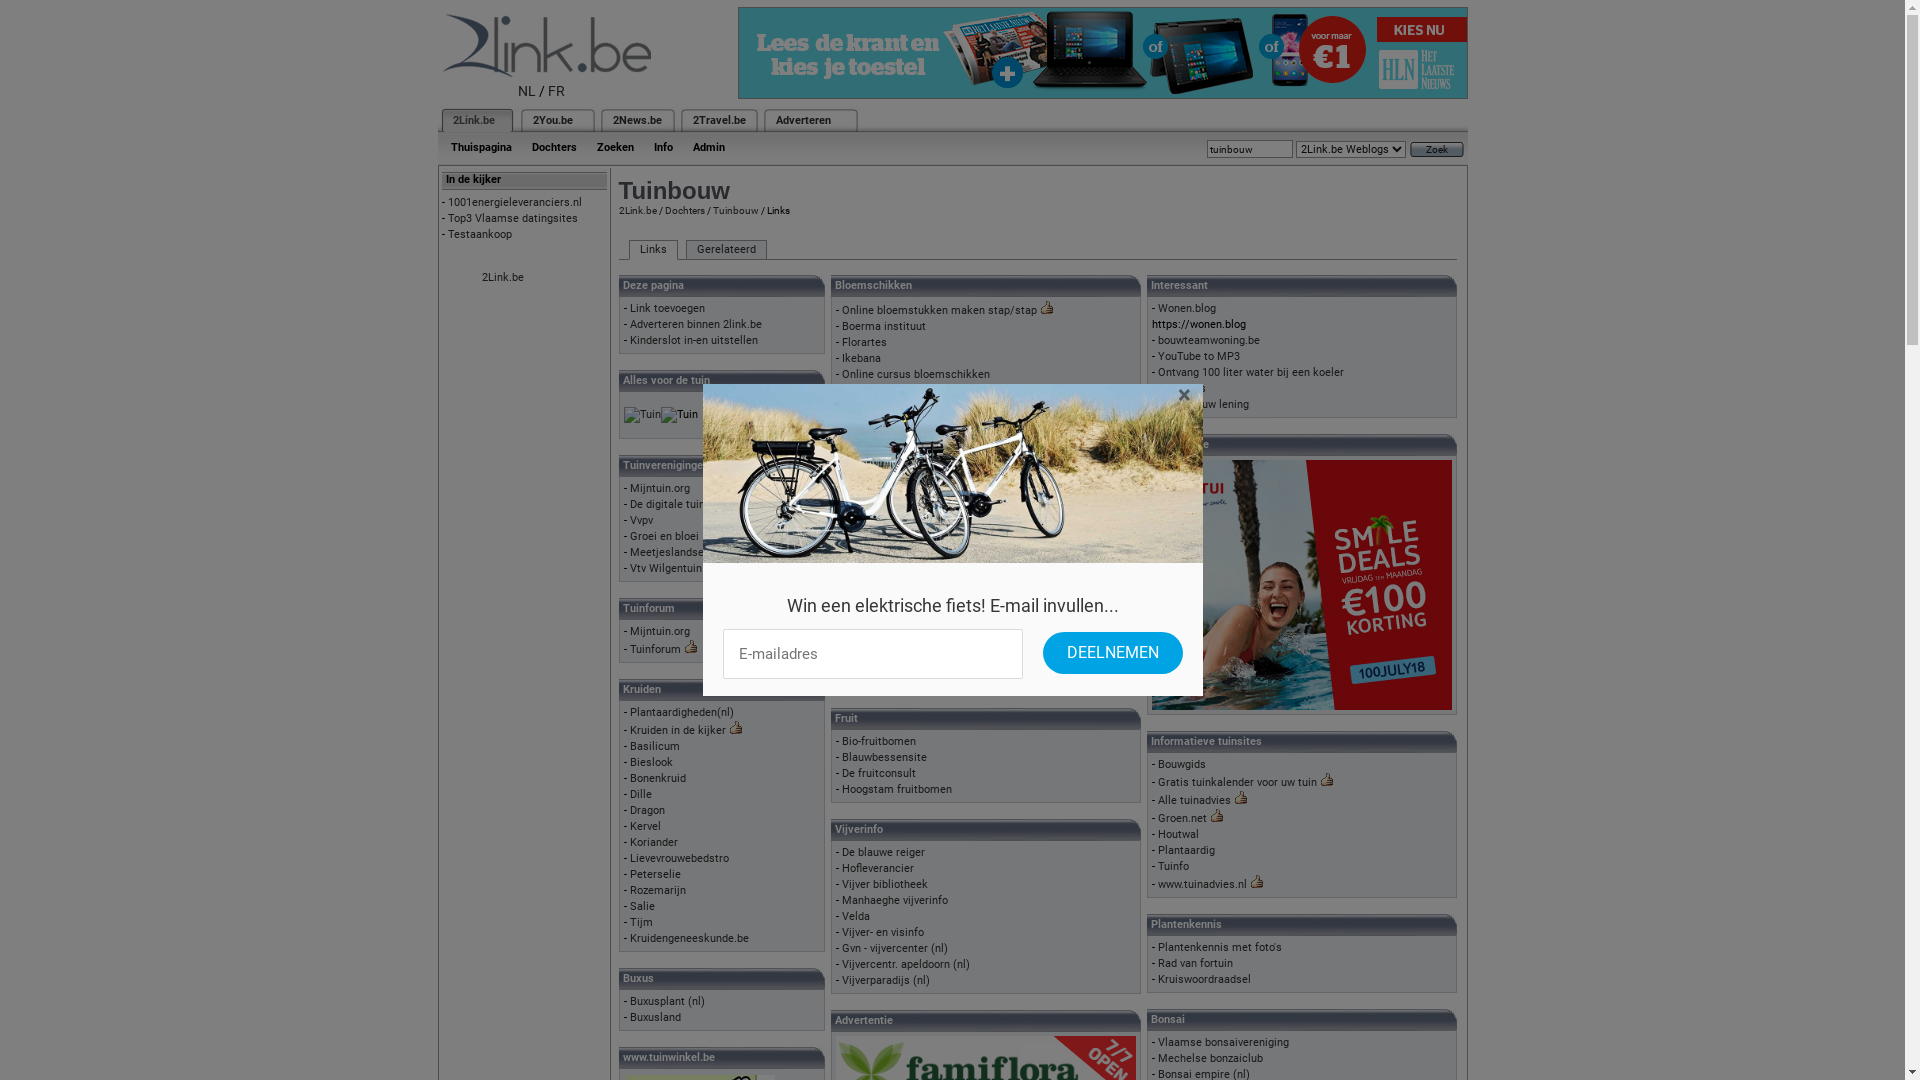 This screenshot has height=1080, width=1920. I want to click on 'Ontvang 100 liter water bij een koeler', so click(1250, 372).